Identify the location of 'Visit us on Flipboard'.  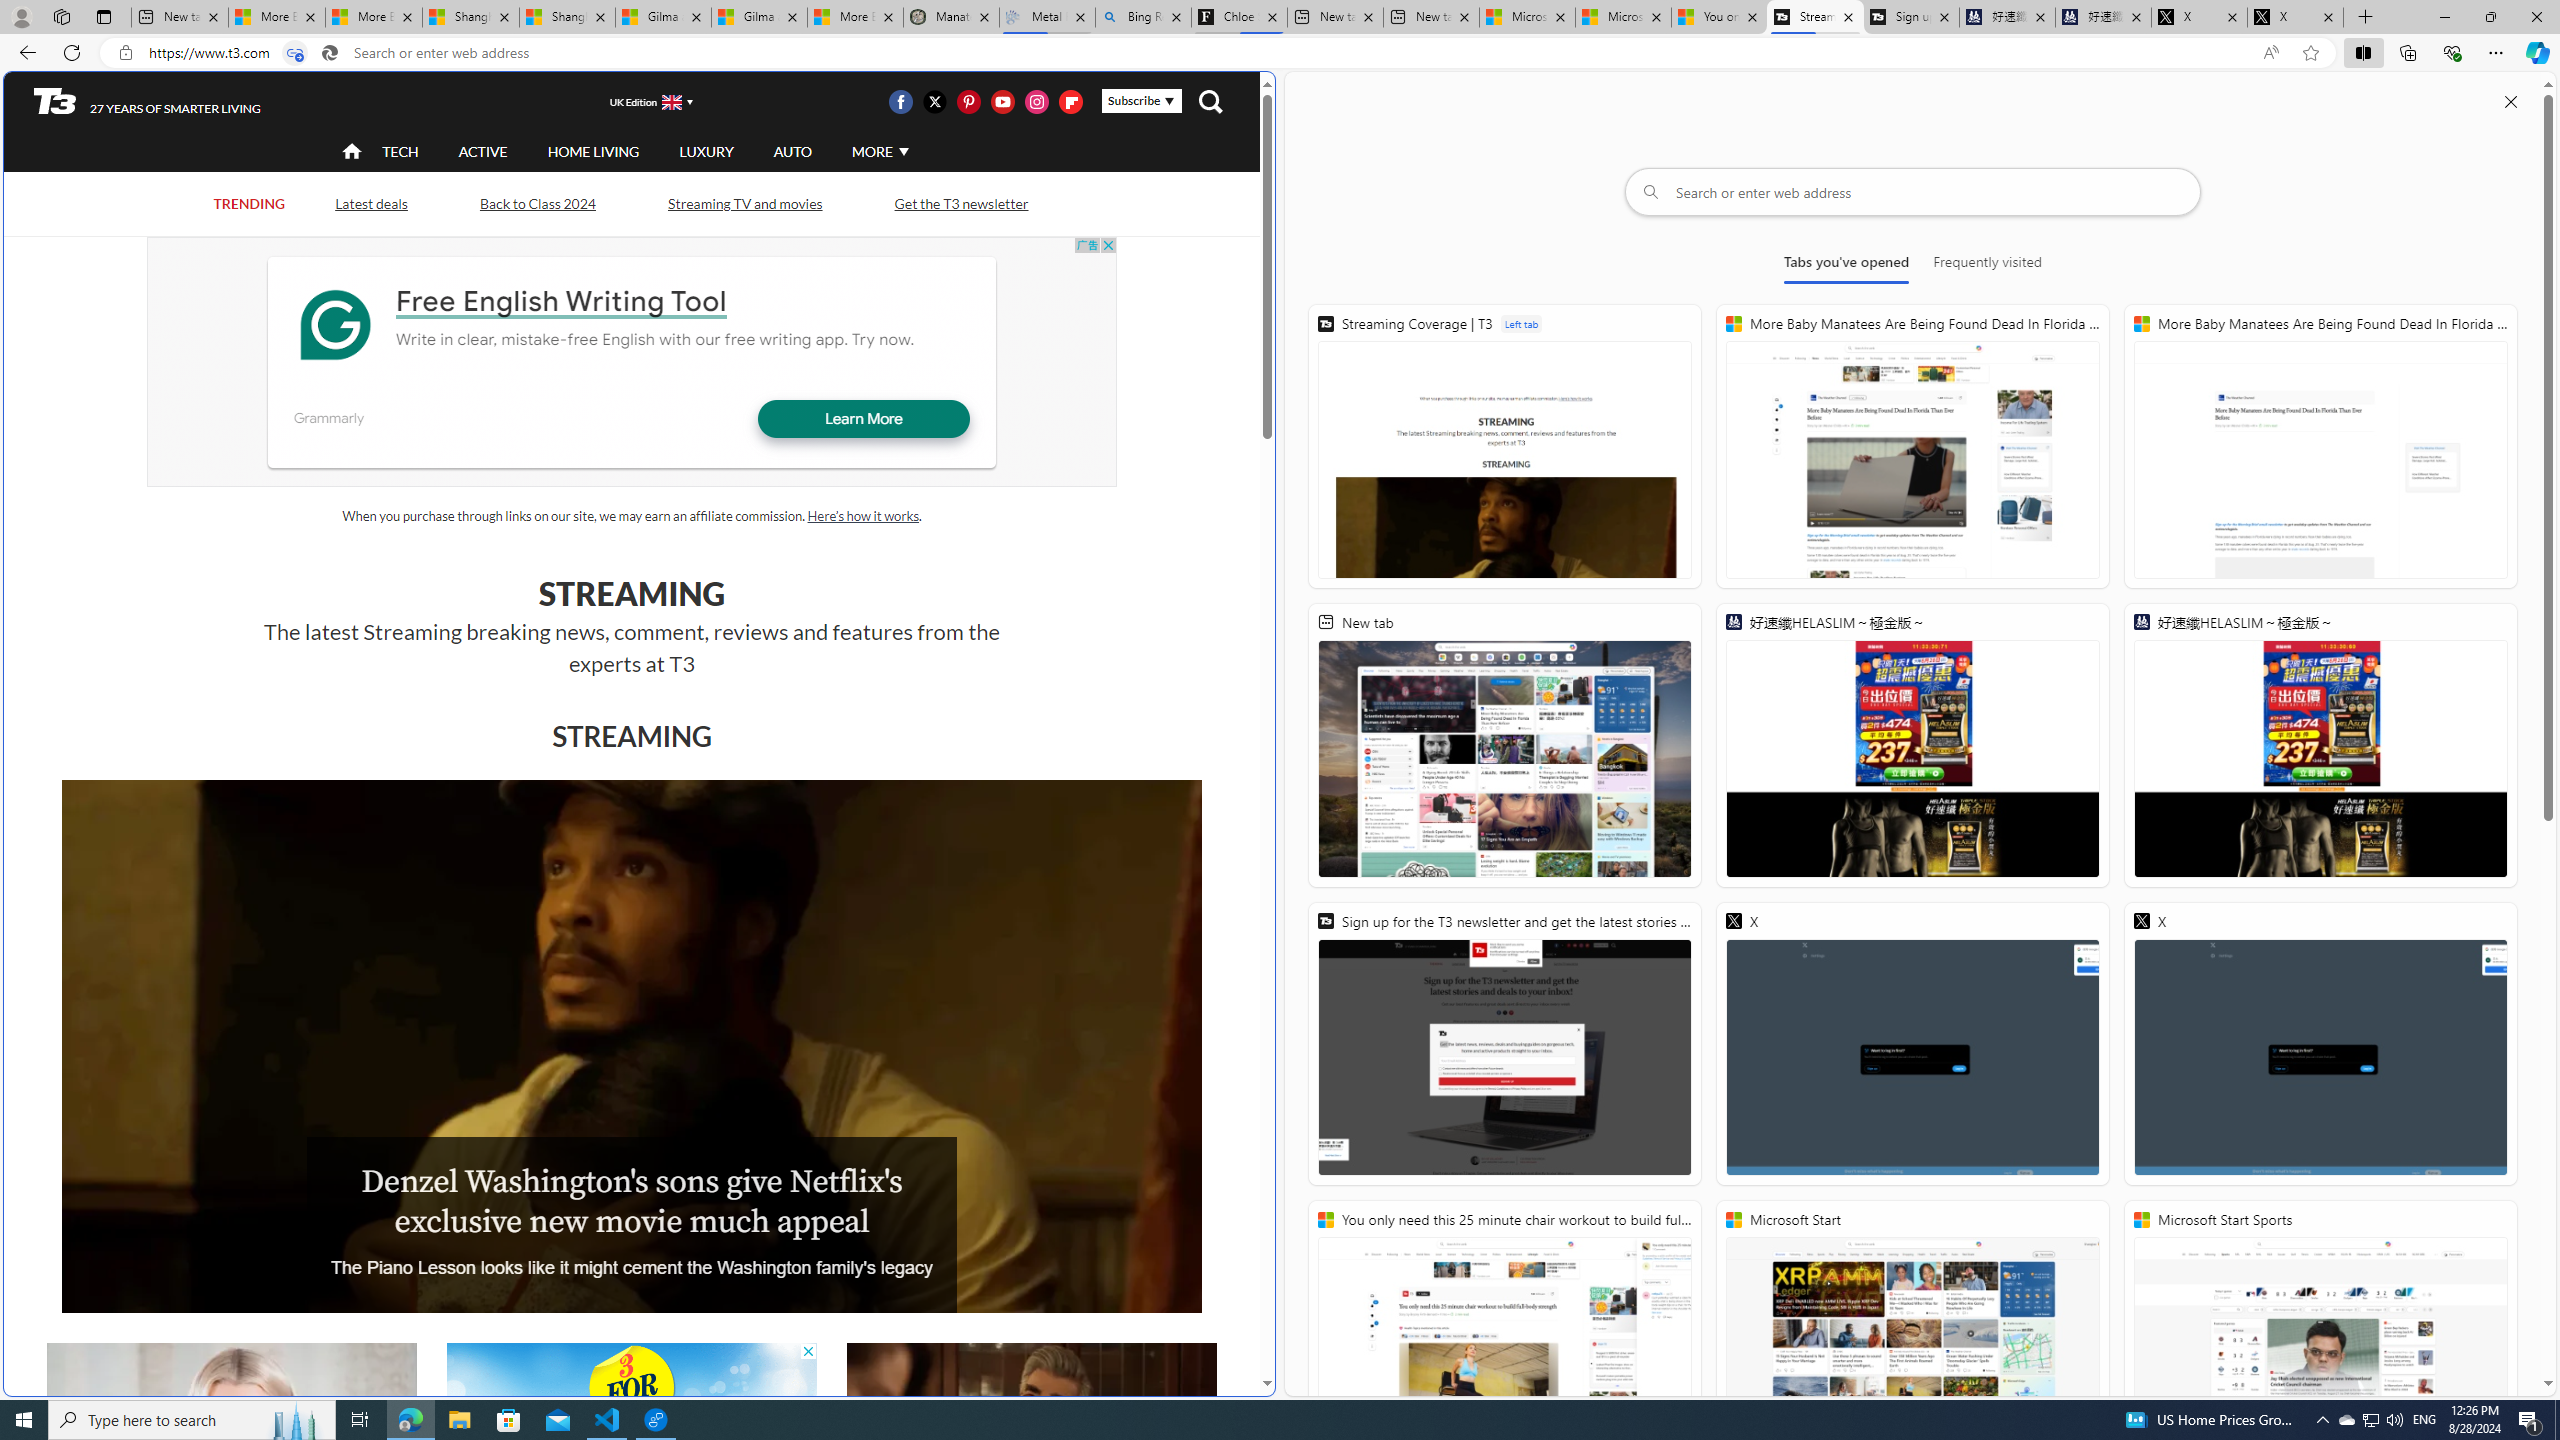
(1071, 100).